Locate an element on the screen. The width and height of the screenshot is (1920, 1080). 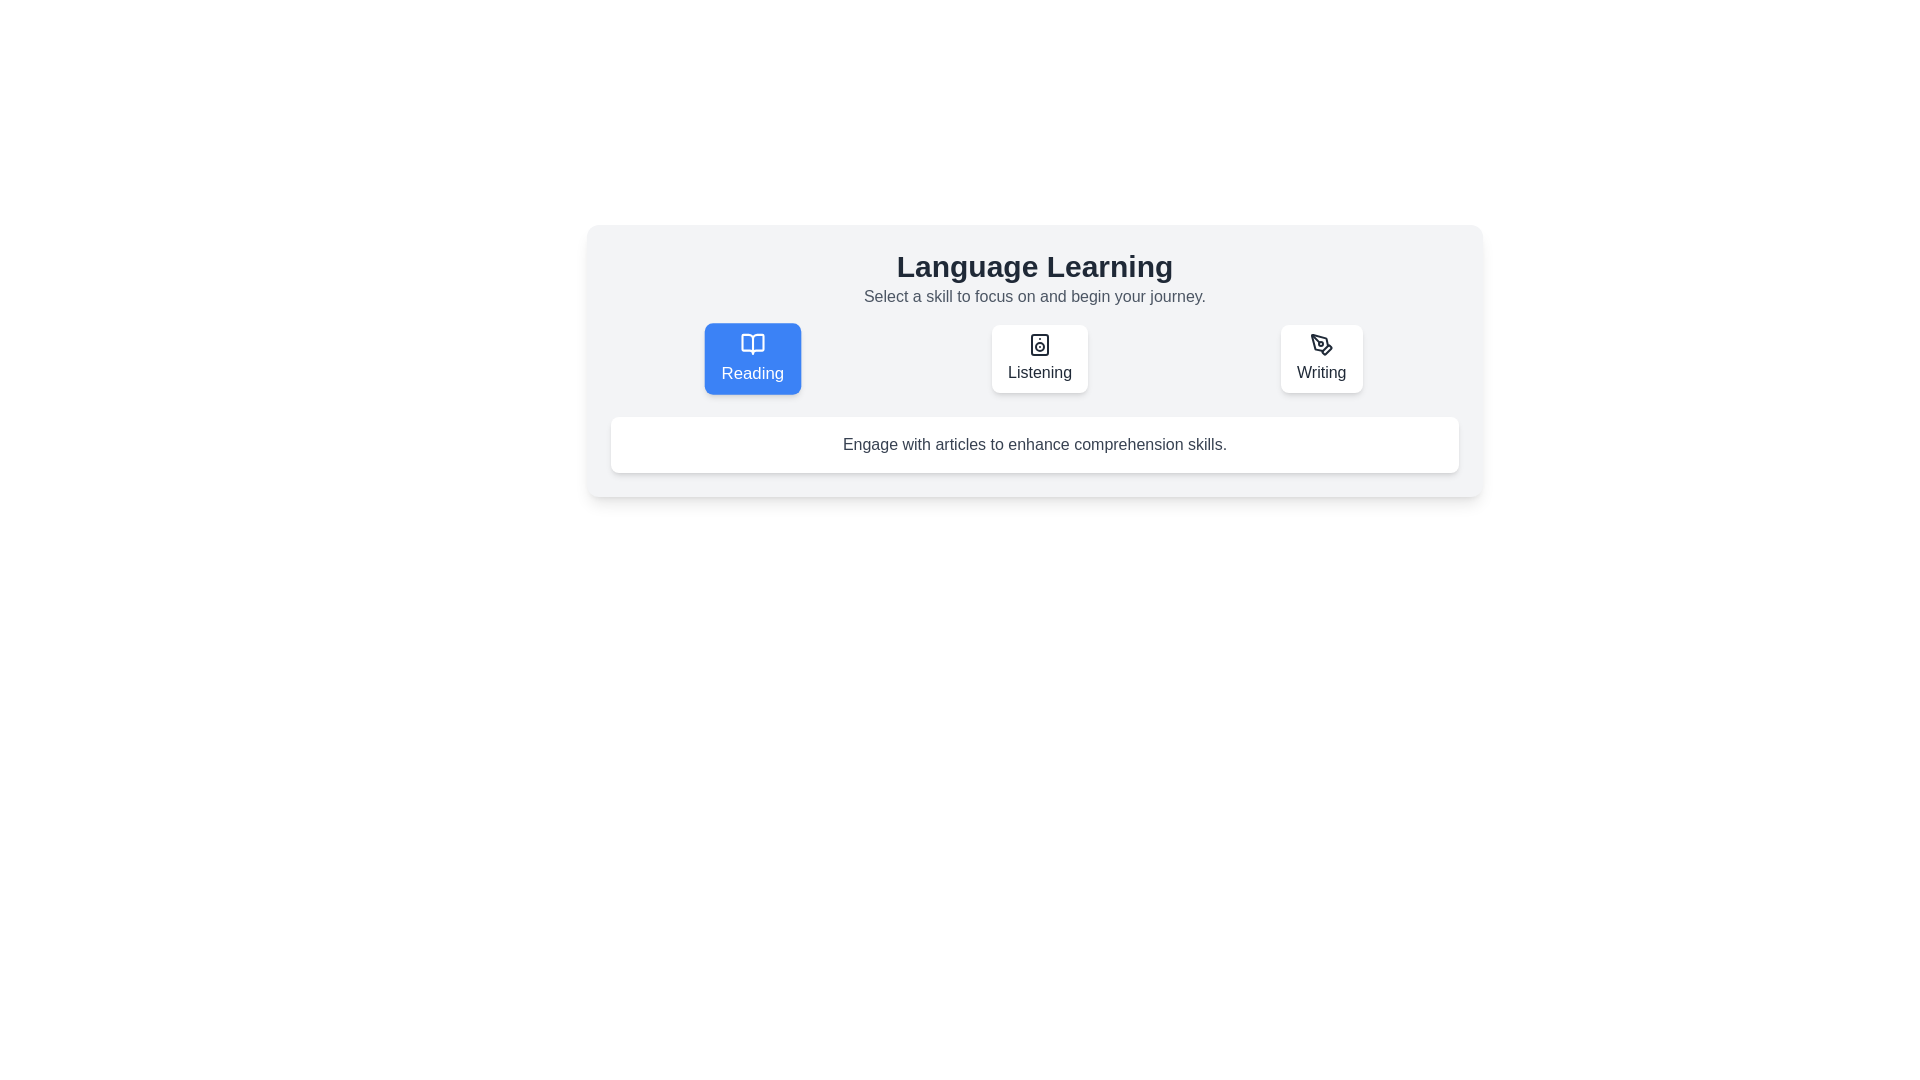
the graphical decorative rectangle located within the speaker icon, specifically positioned towards the top-left region of the icon is located at coordinates (1040, 343).